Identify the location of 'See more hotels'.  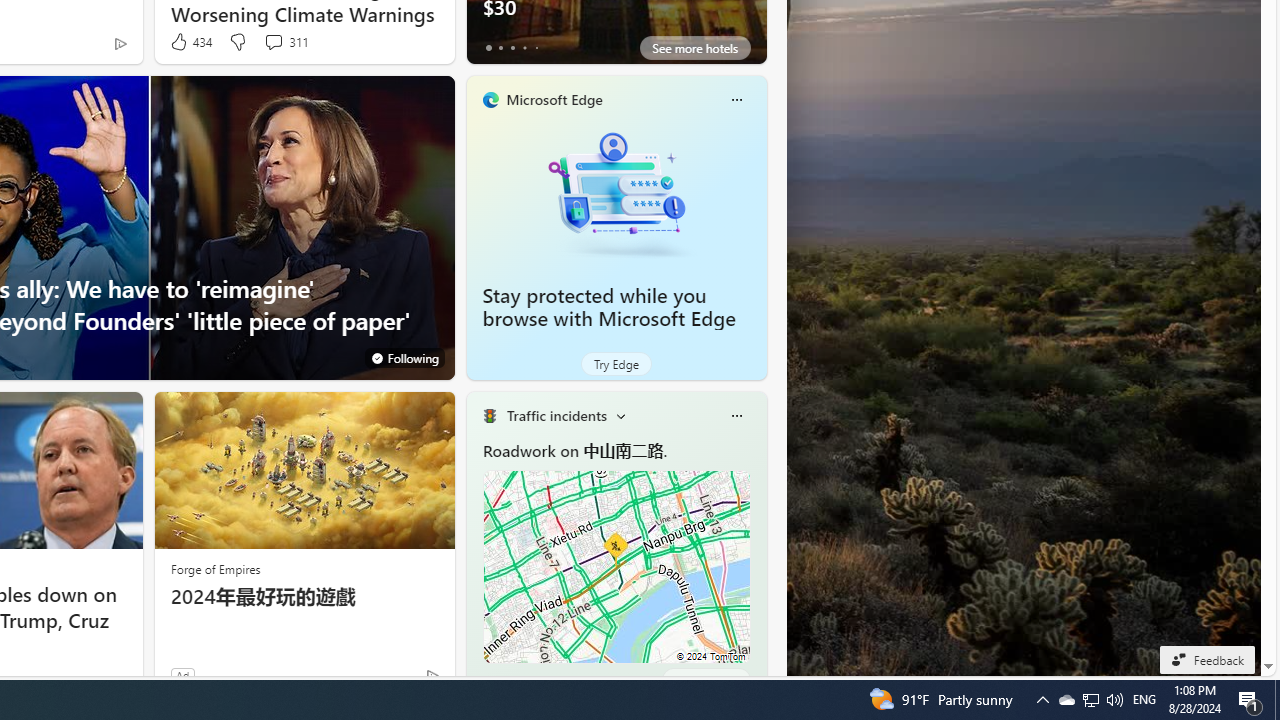
(695, 46).